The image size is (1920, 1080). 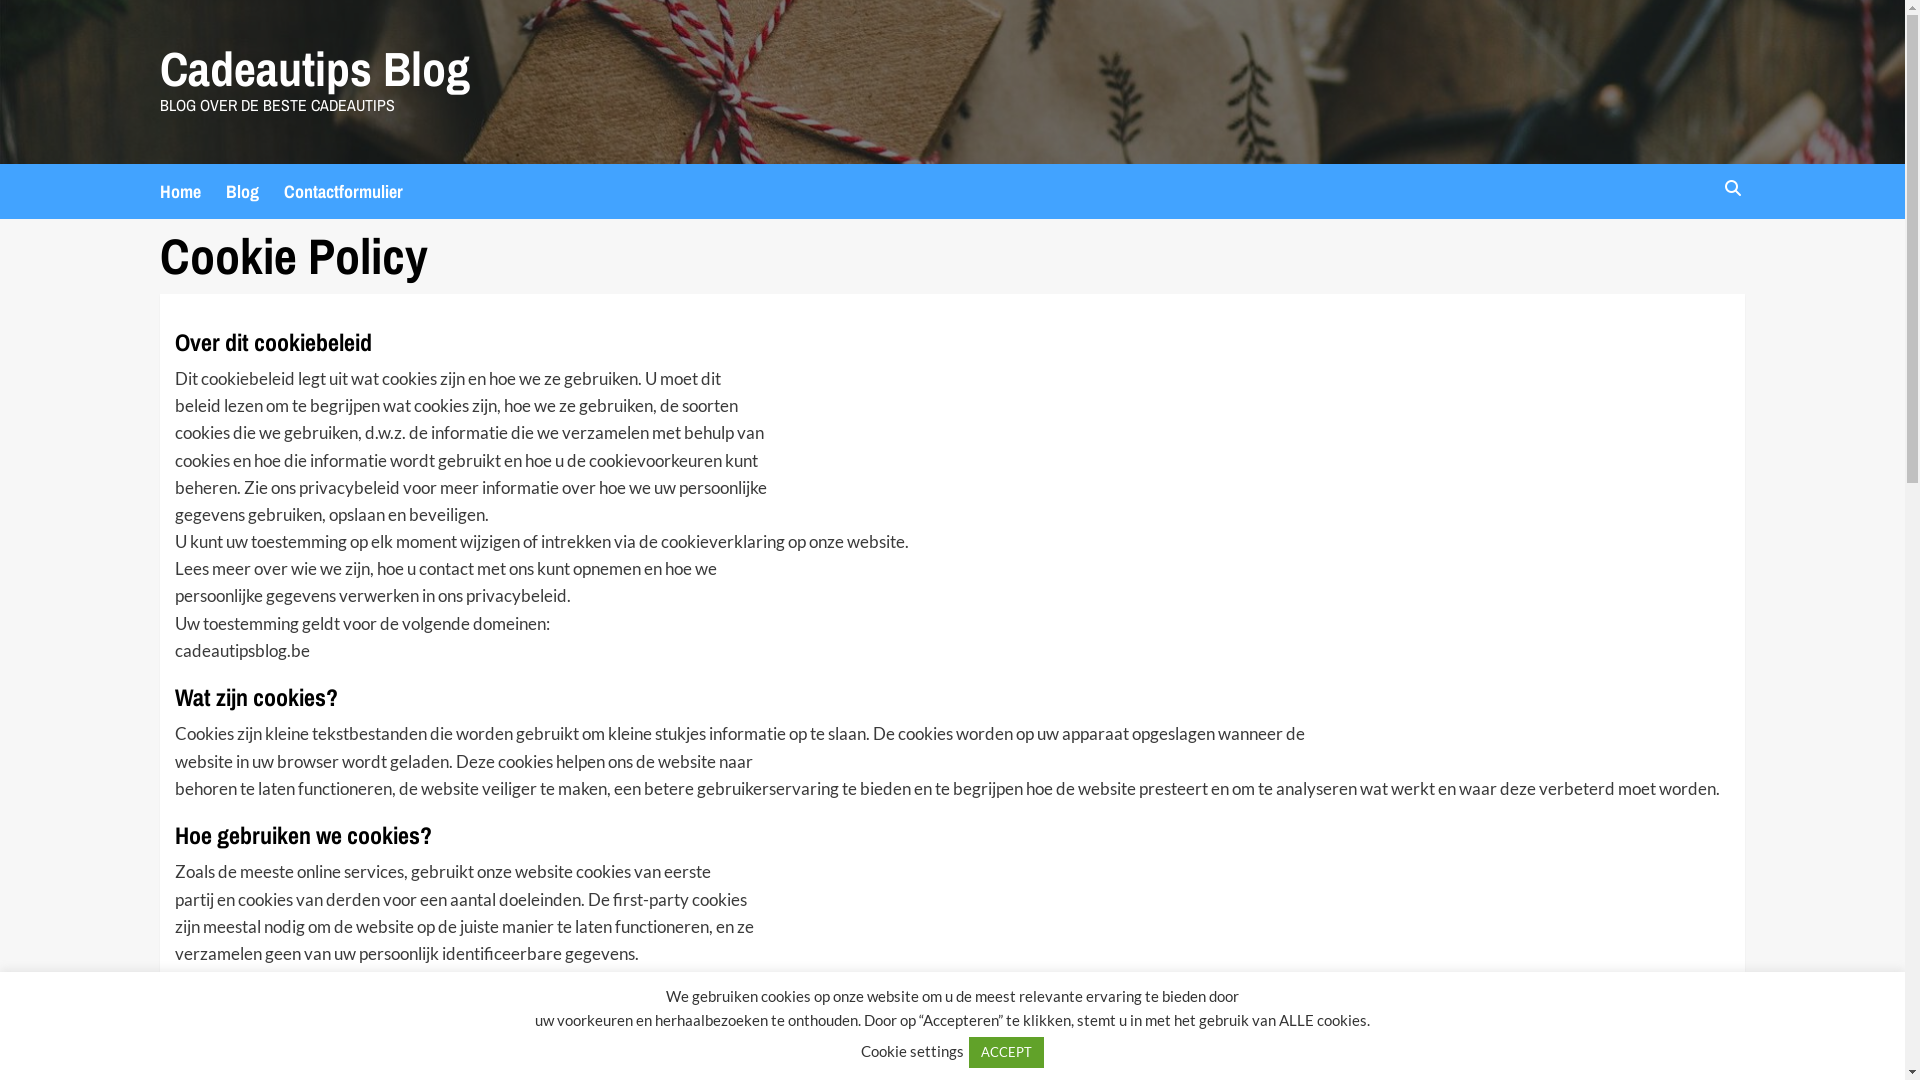 What do you see at coordinates (1731, 188) in the screenshot?
I see `'Search'` at bounding box center [1731, 188].